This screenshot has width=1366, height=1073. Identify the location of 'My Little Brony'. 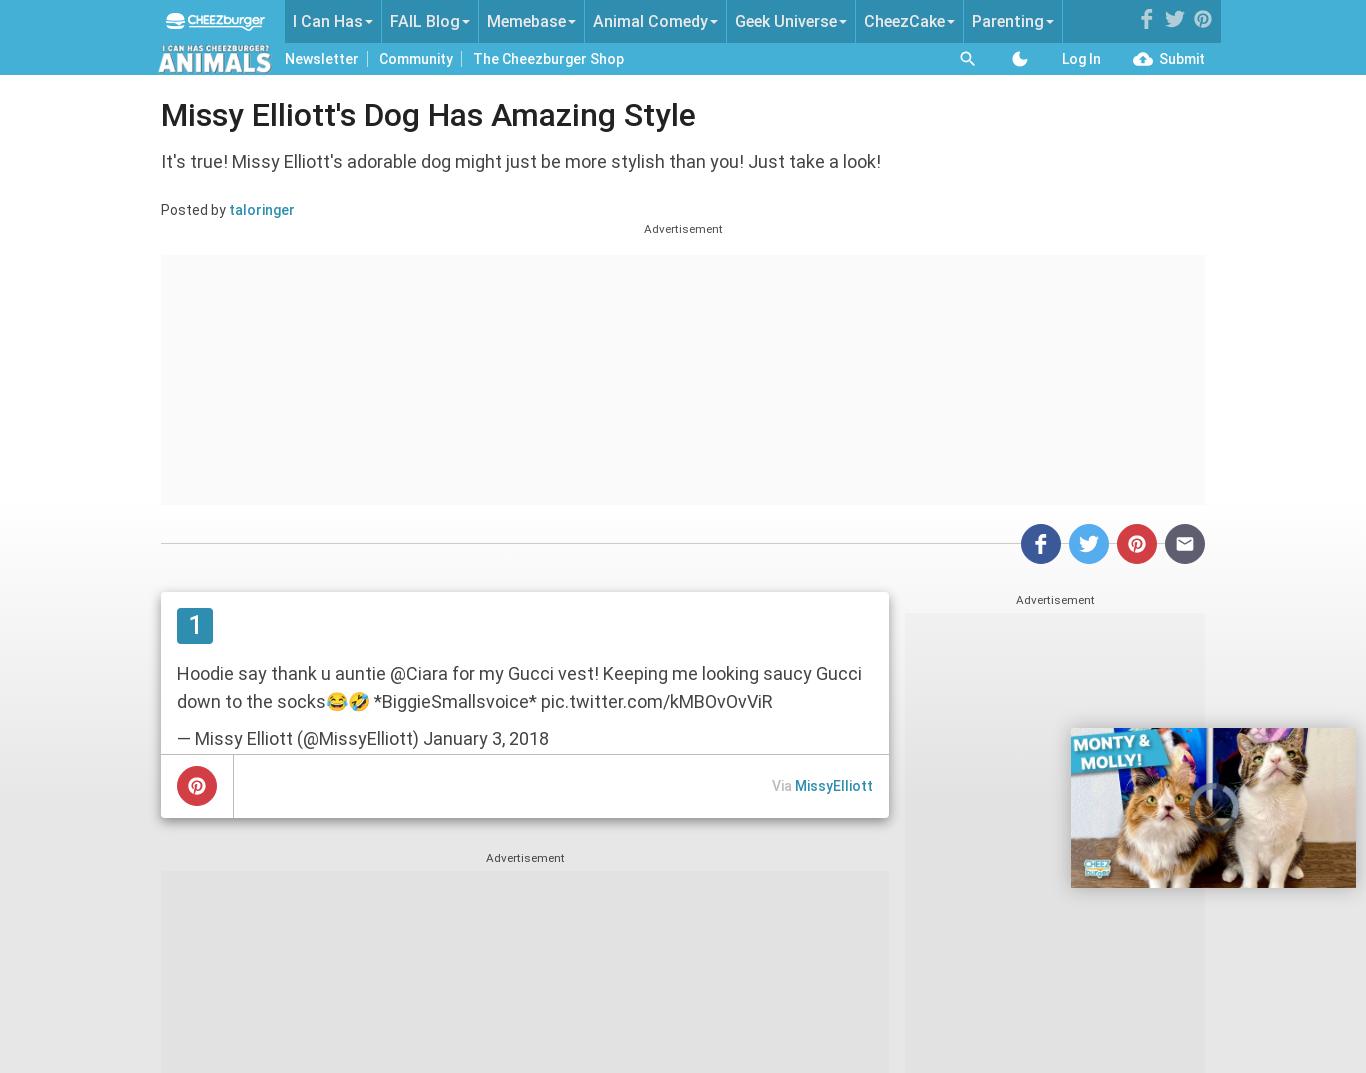
(782, 157).